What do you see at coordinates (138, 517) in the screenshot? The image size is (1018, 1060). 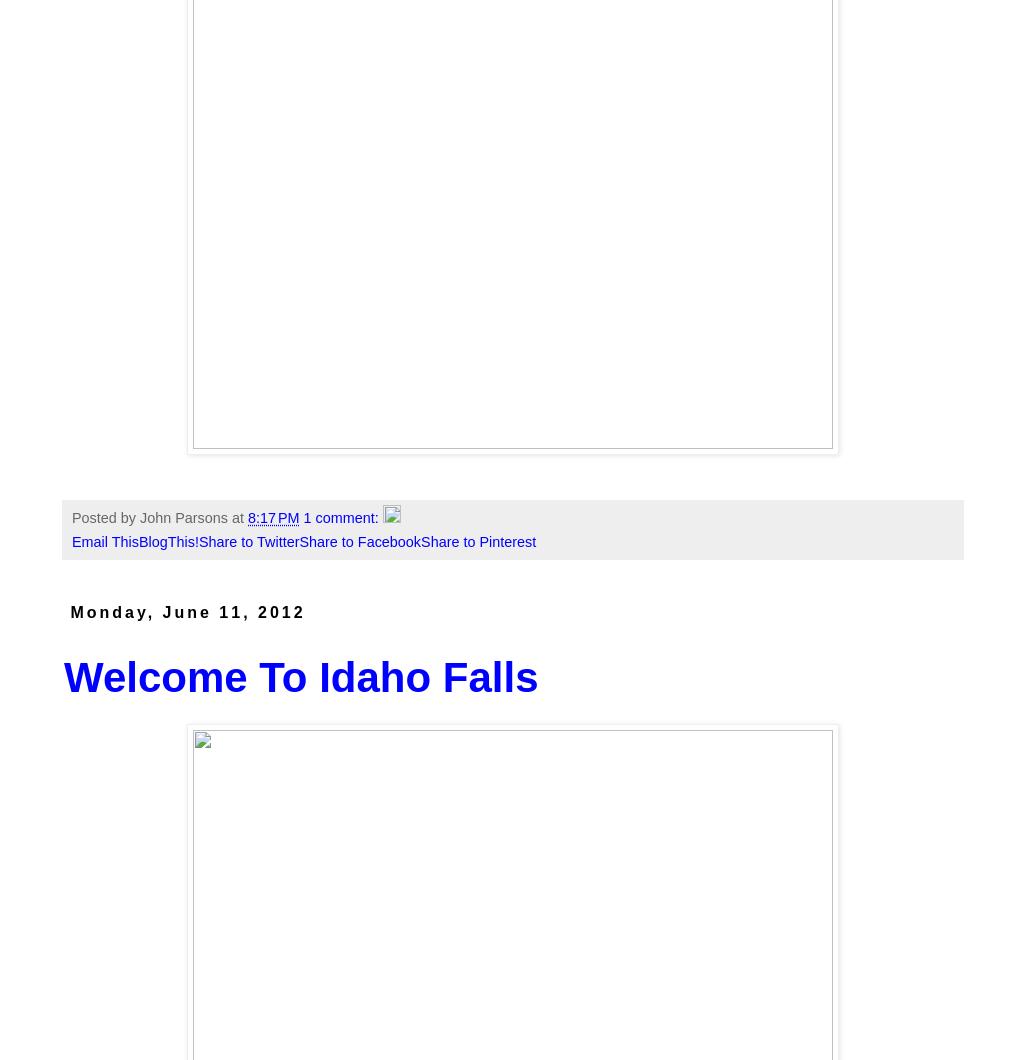 I see `'John Parsons'` at bounding box center [138, 517].